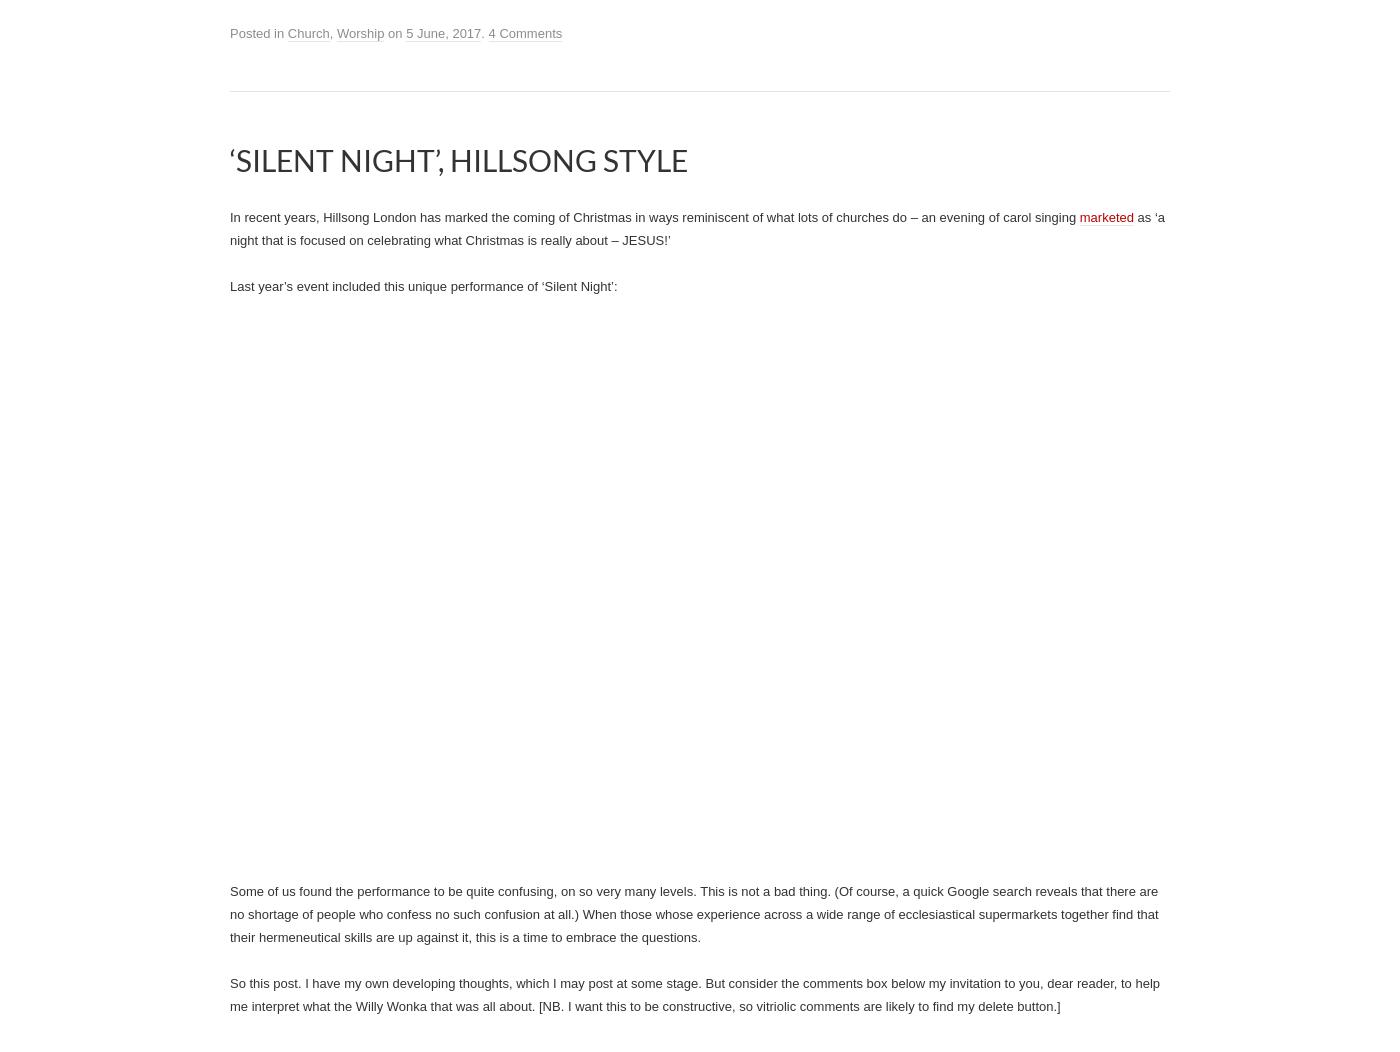 This screenshot has height=1052, width=1400. I want to click on '5 June, 2017', so click(443, 33).